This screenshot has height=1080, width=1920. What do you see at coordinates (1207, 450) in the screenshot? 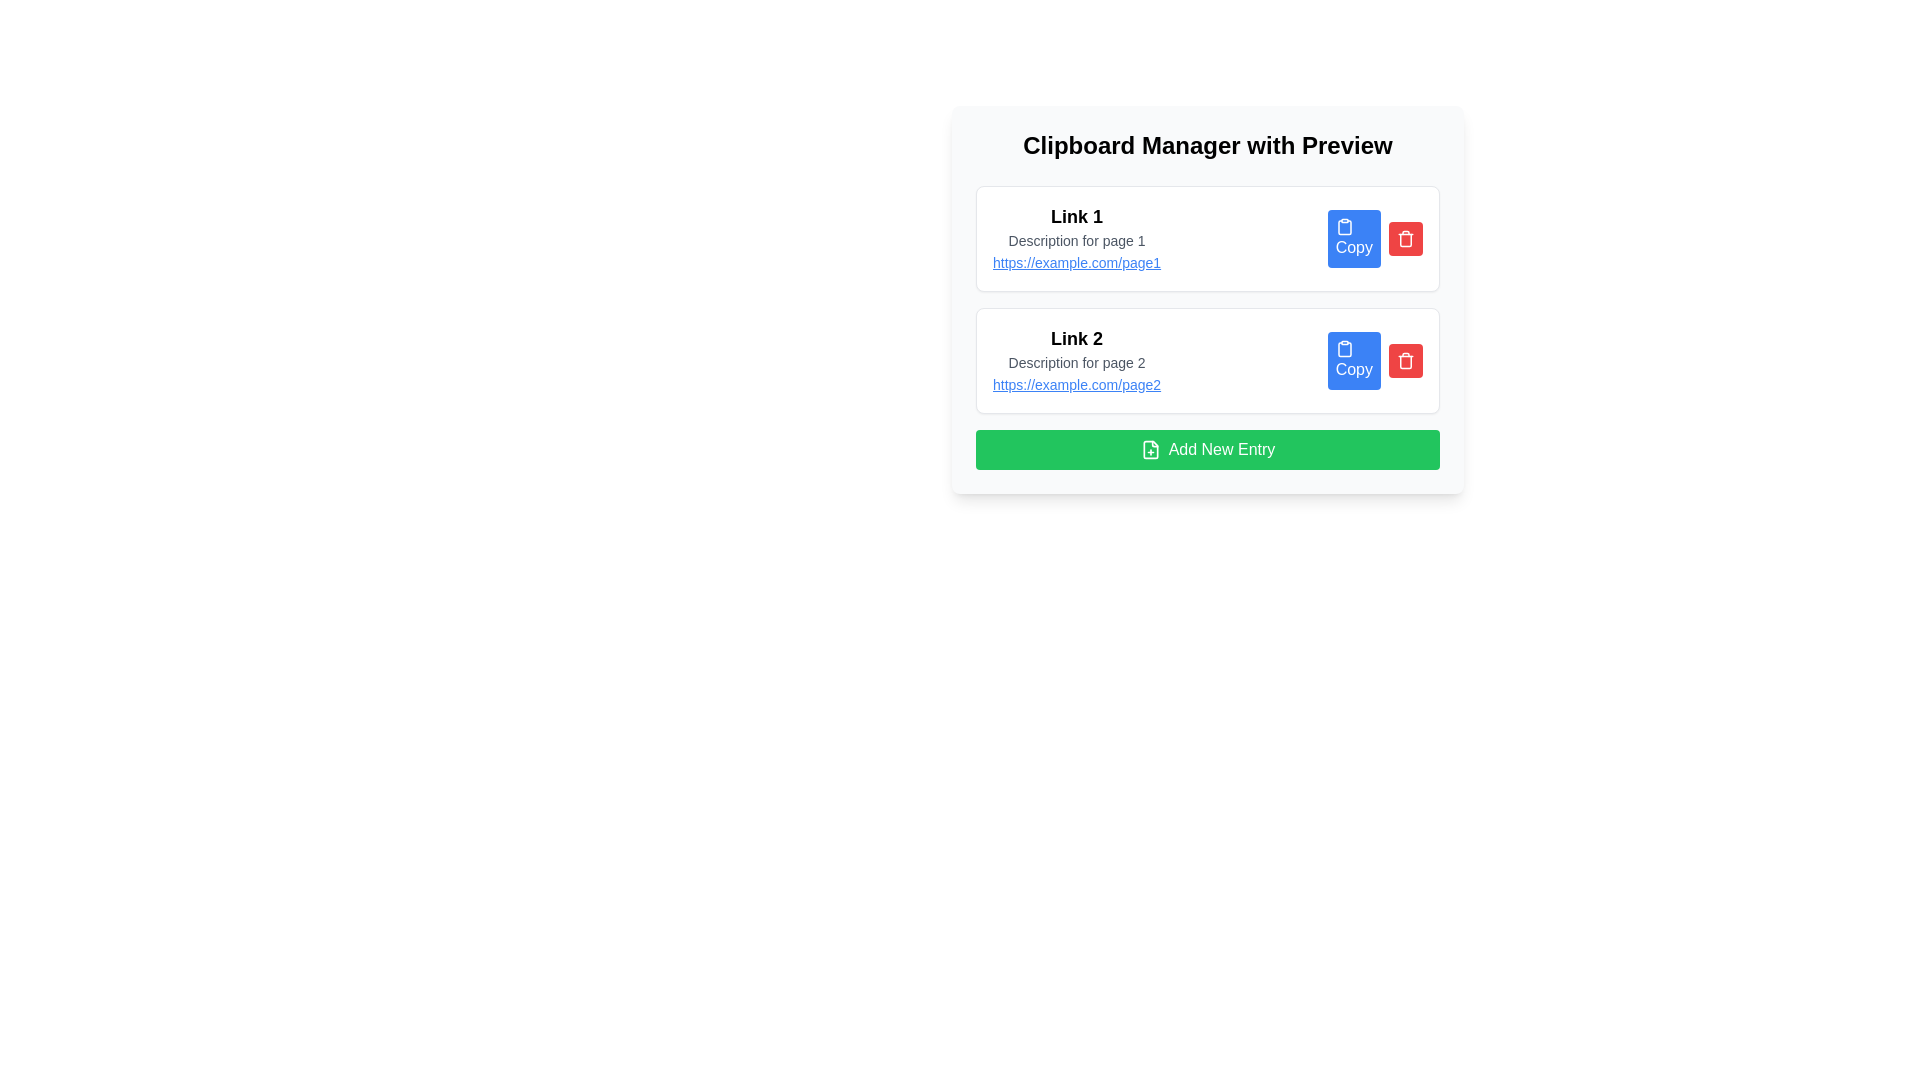
I see `the button located at the bottom of the 'Clipboard Manager with Preview' section` at bounding box center [1207, 450].